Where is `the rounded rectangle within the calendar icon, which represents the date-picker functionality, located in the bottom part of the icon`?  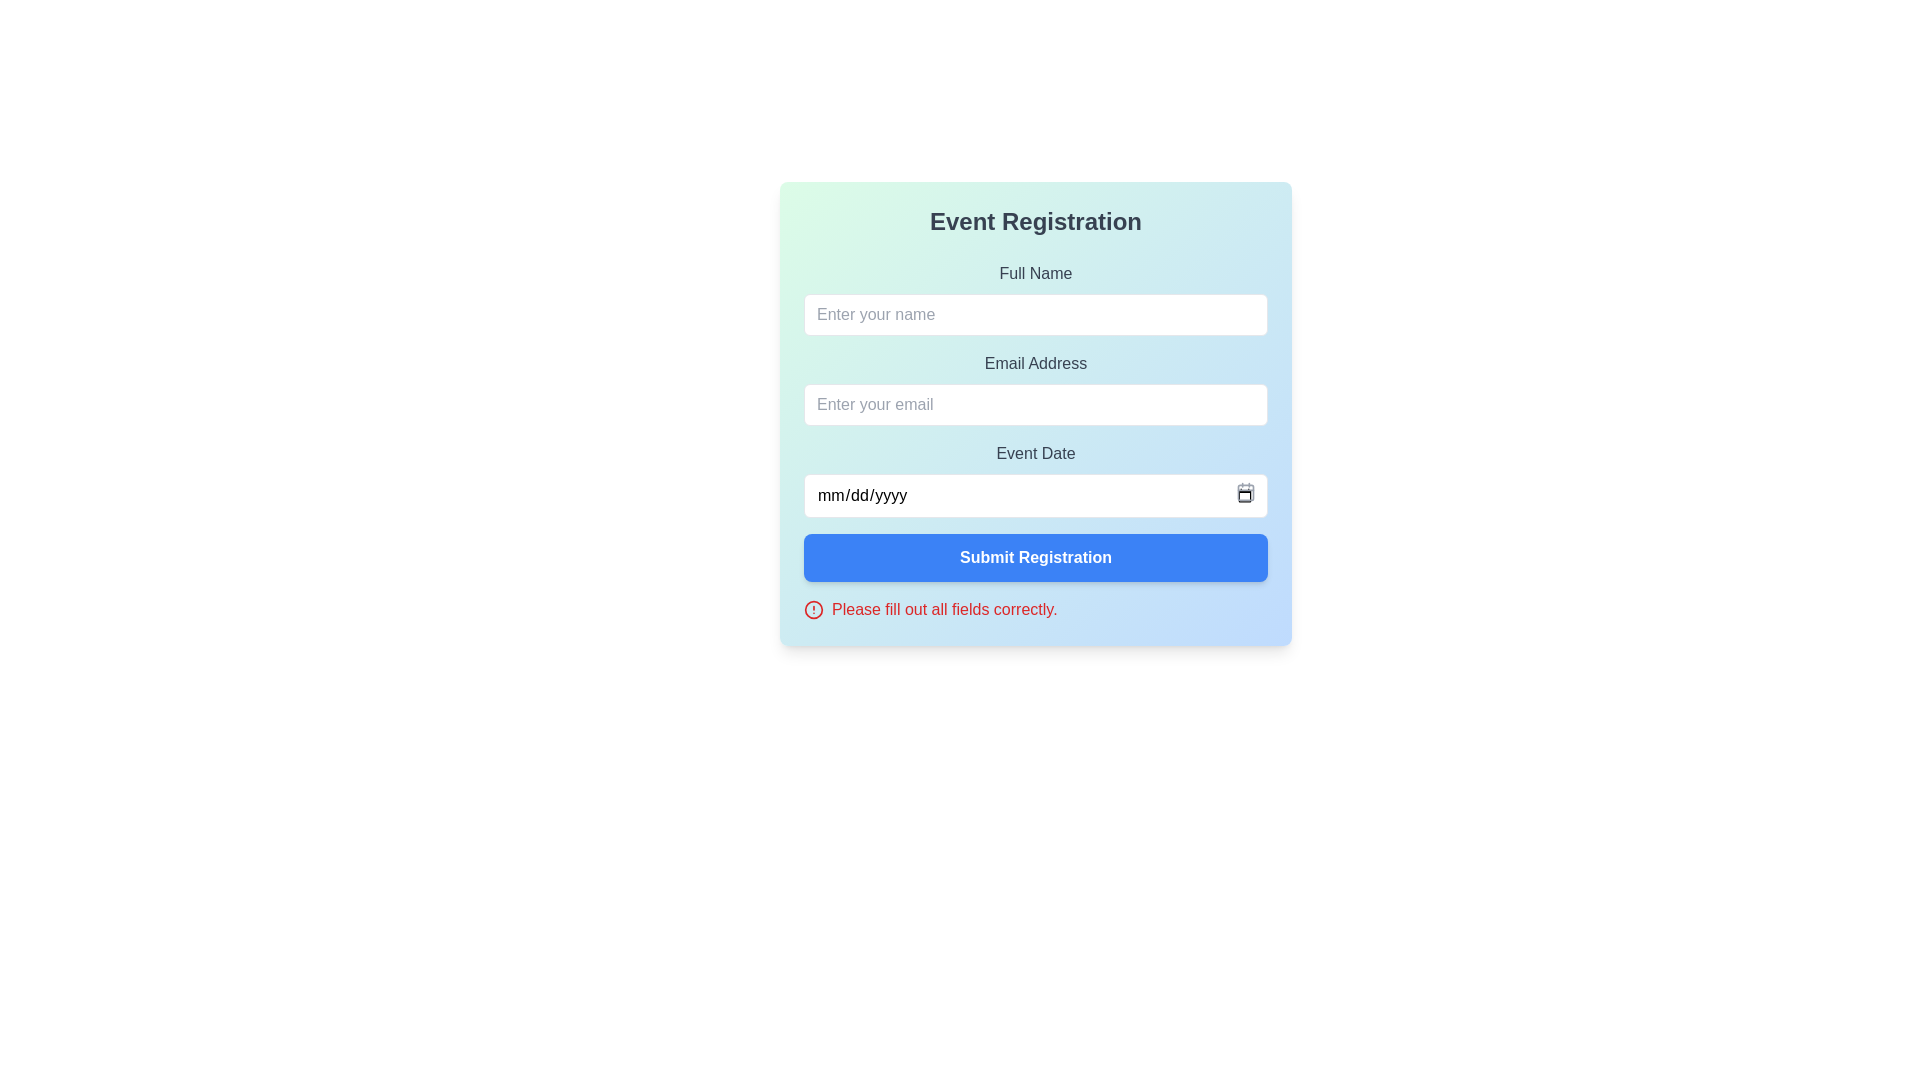
the rounded rectangle within the calendar icon, which represents the date-picker functionality, located in the bottom part of the icon is located at coordinates (1245, 492).